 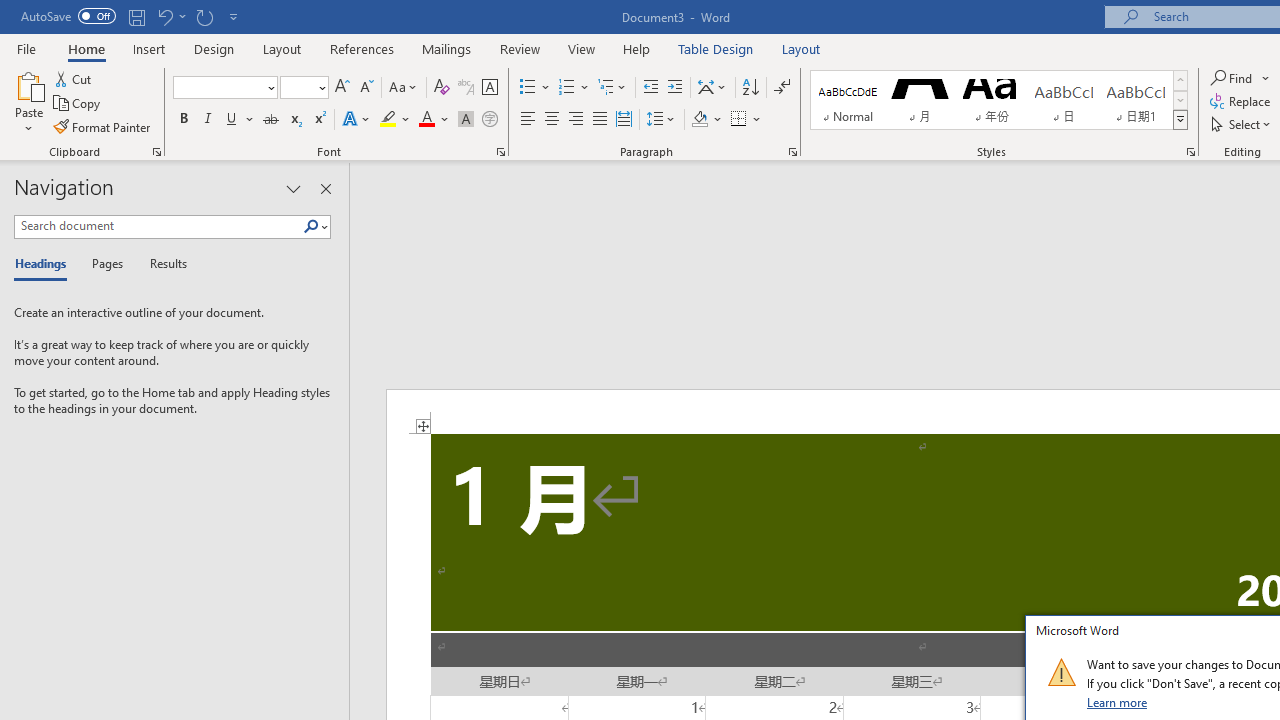 What do you see at coordinates (130, 16) in the screenshot?
I see `'Quick Access Toolbar'` at bounding box center [130, 16].